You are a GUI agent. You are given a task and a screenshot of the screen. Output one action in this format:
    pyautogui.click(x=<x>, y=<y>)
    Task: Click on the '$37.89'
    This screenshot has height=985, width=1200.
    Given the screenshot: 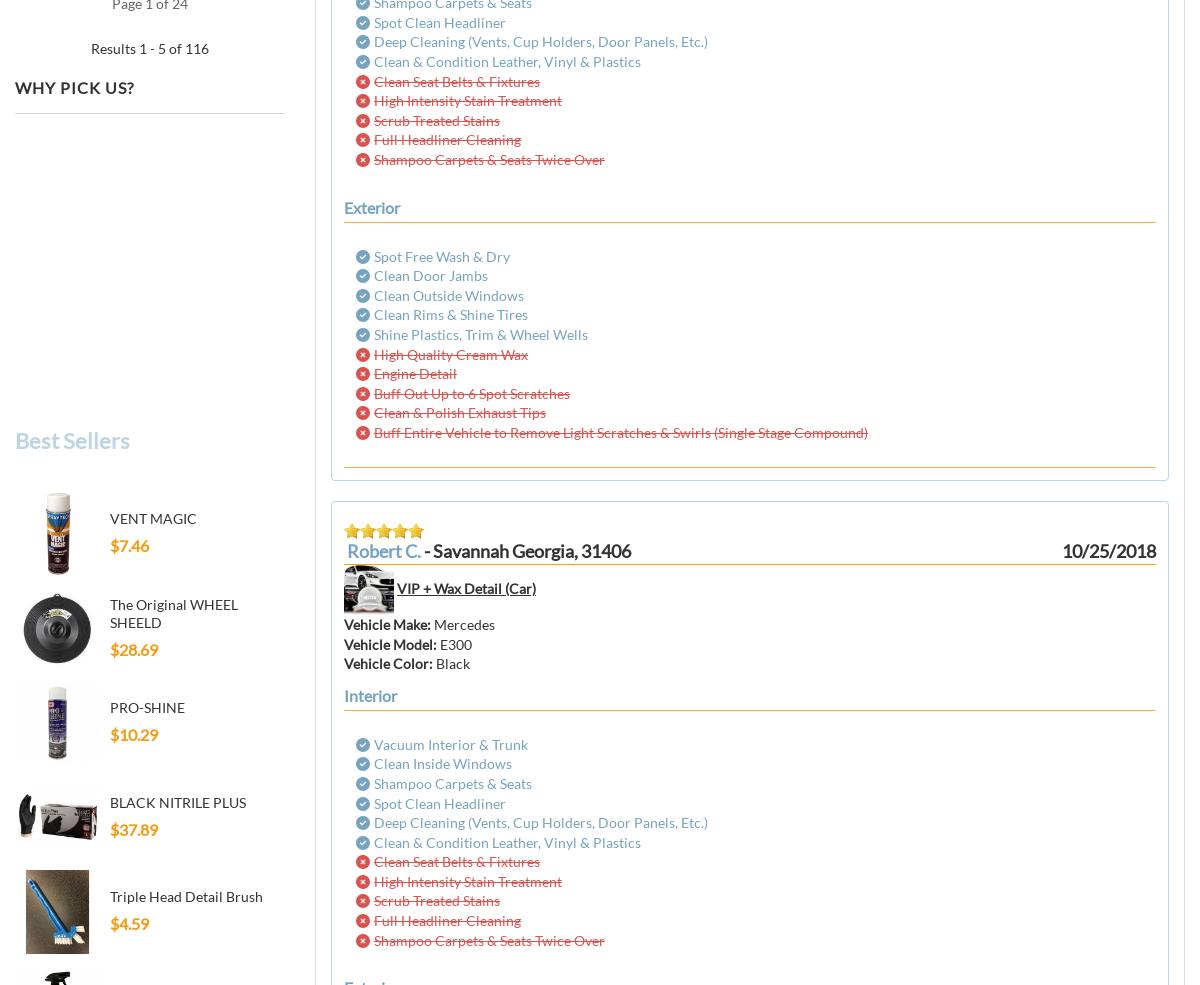 What is the action you would take?
    pyautogui.click(x=132, y=827)
    